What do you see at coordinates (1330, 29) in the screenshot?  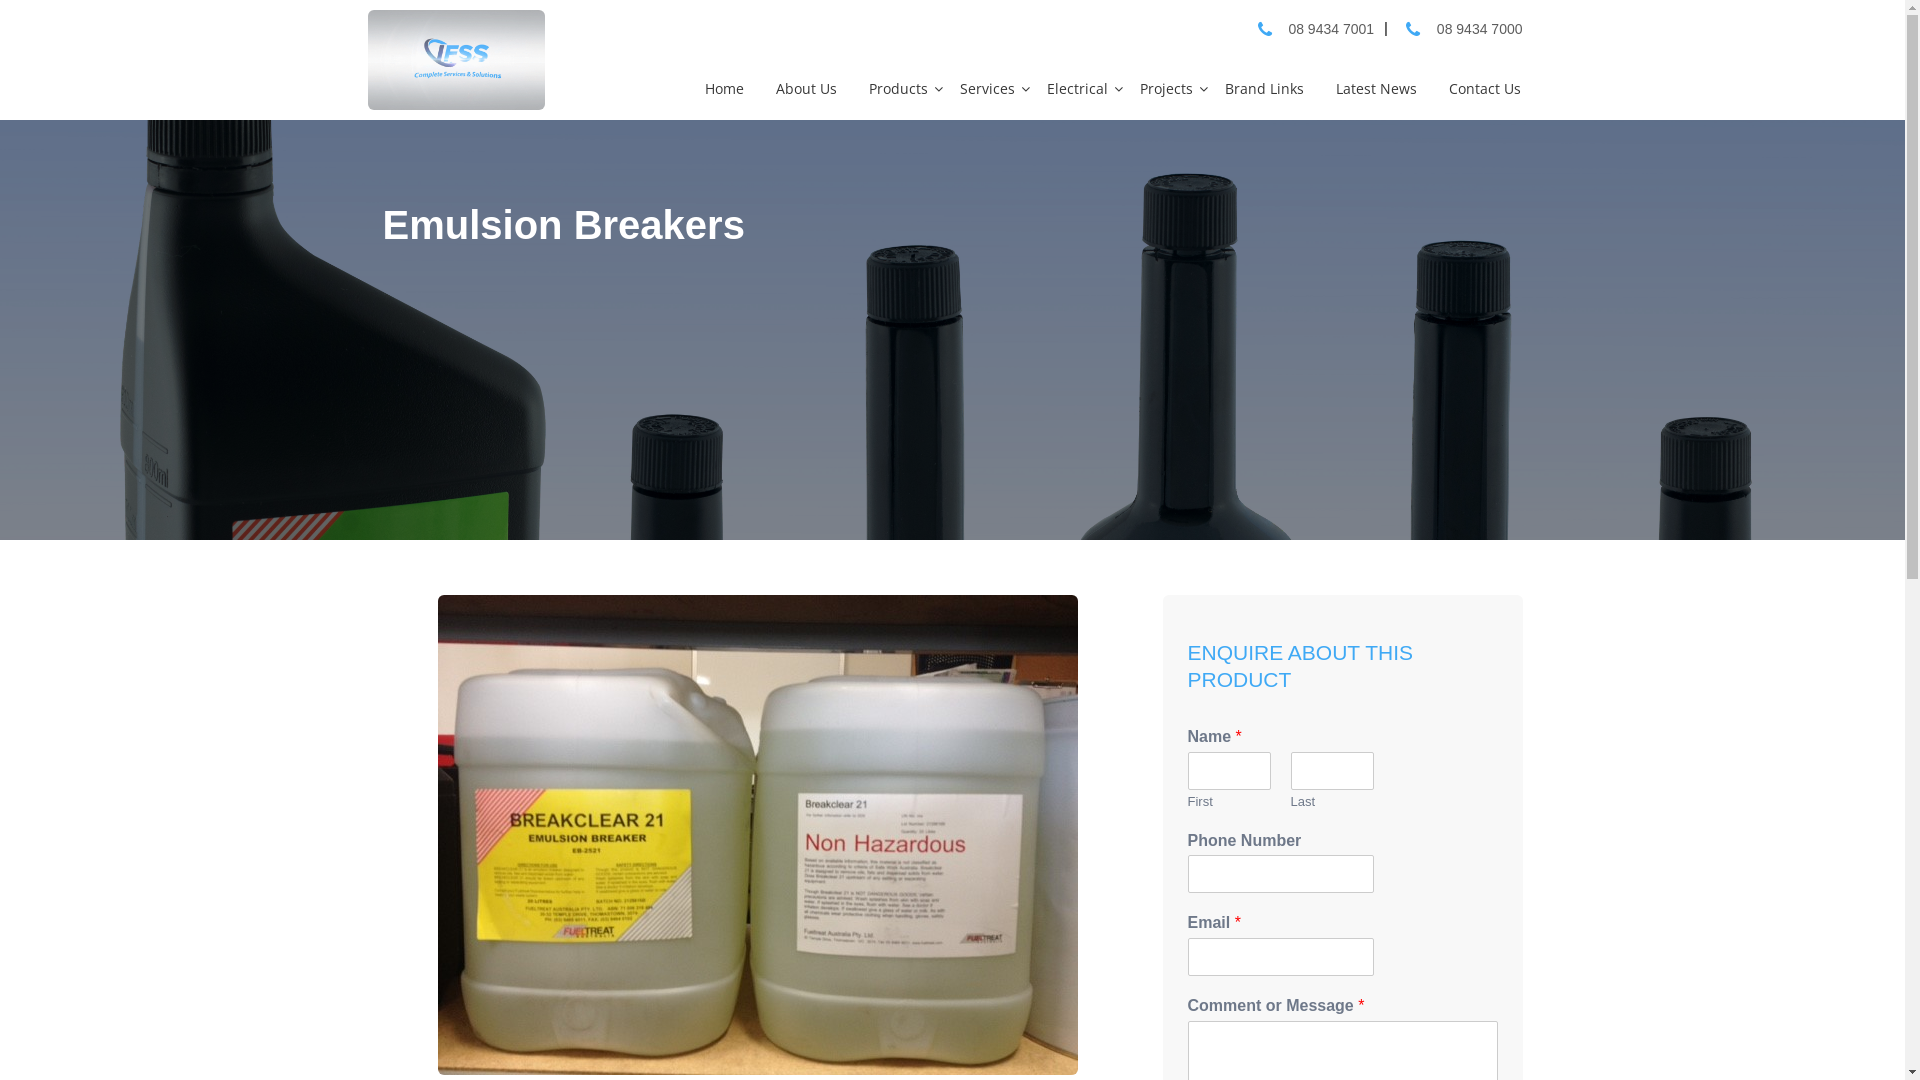 I see `'08 9434 7001'` at bounding box center [1330, 29].